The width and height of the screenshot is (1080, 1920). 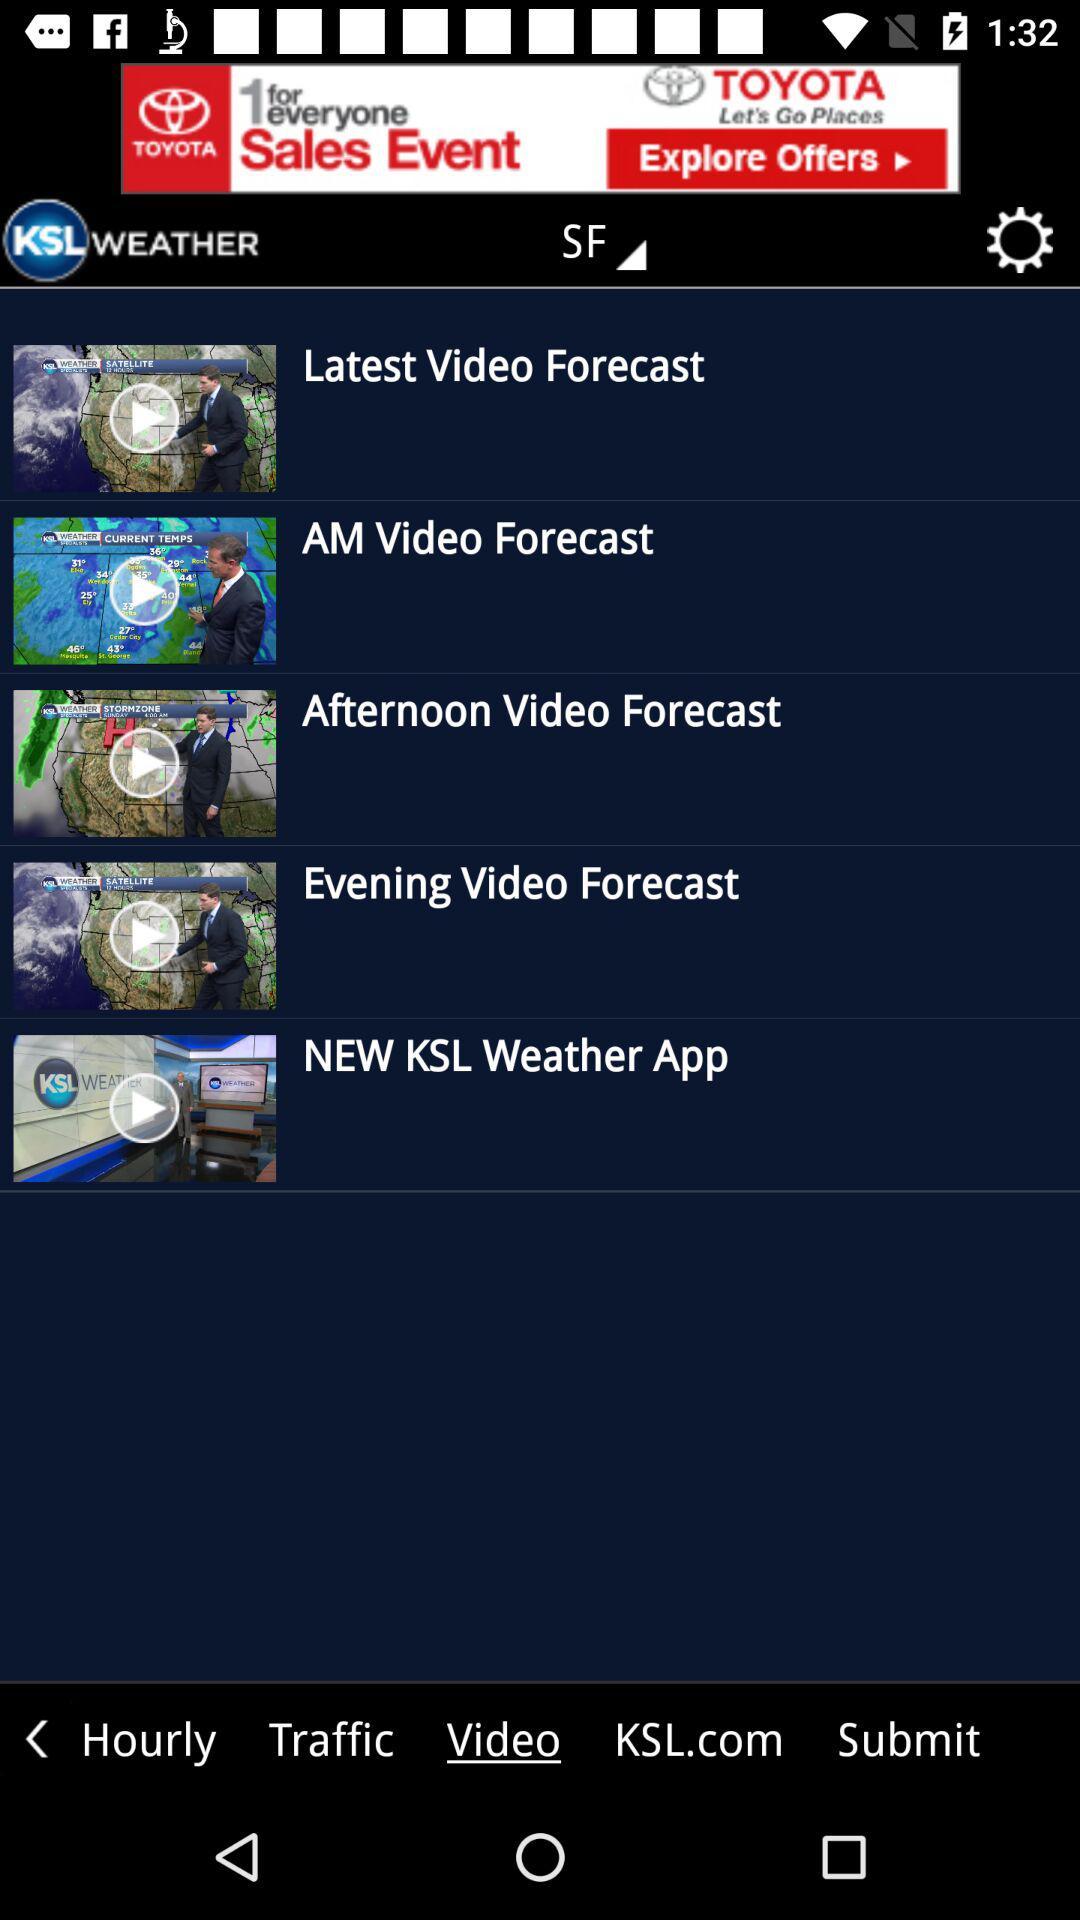 What do you see at coordinates (157, 1737) in the screenshot?
I see `move to the text hourly which is bottom left to the page` at bounding box center [157, 1737].